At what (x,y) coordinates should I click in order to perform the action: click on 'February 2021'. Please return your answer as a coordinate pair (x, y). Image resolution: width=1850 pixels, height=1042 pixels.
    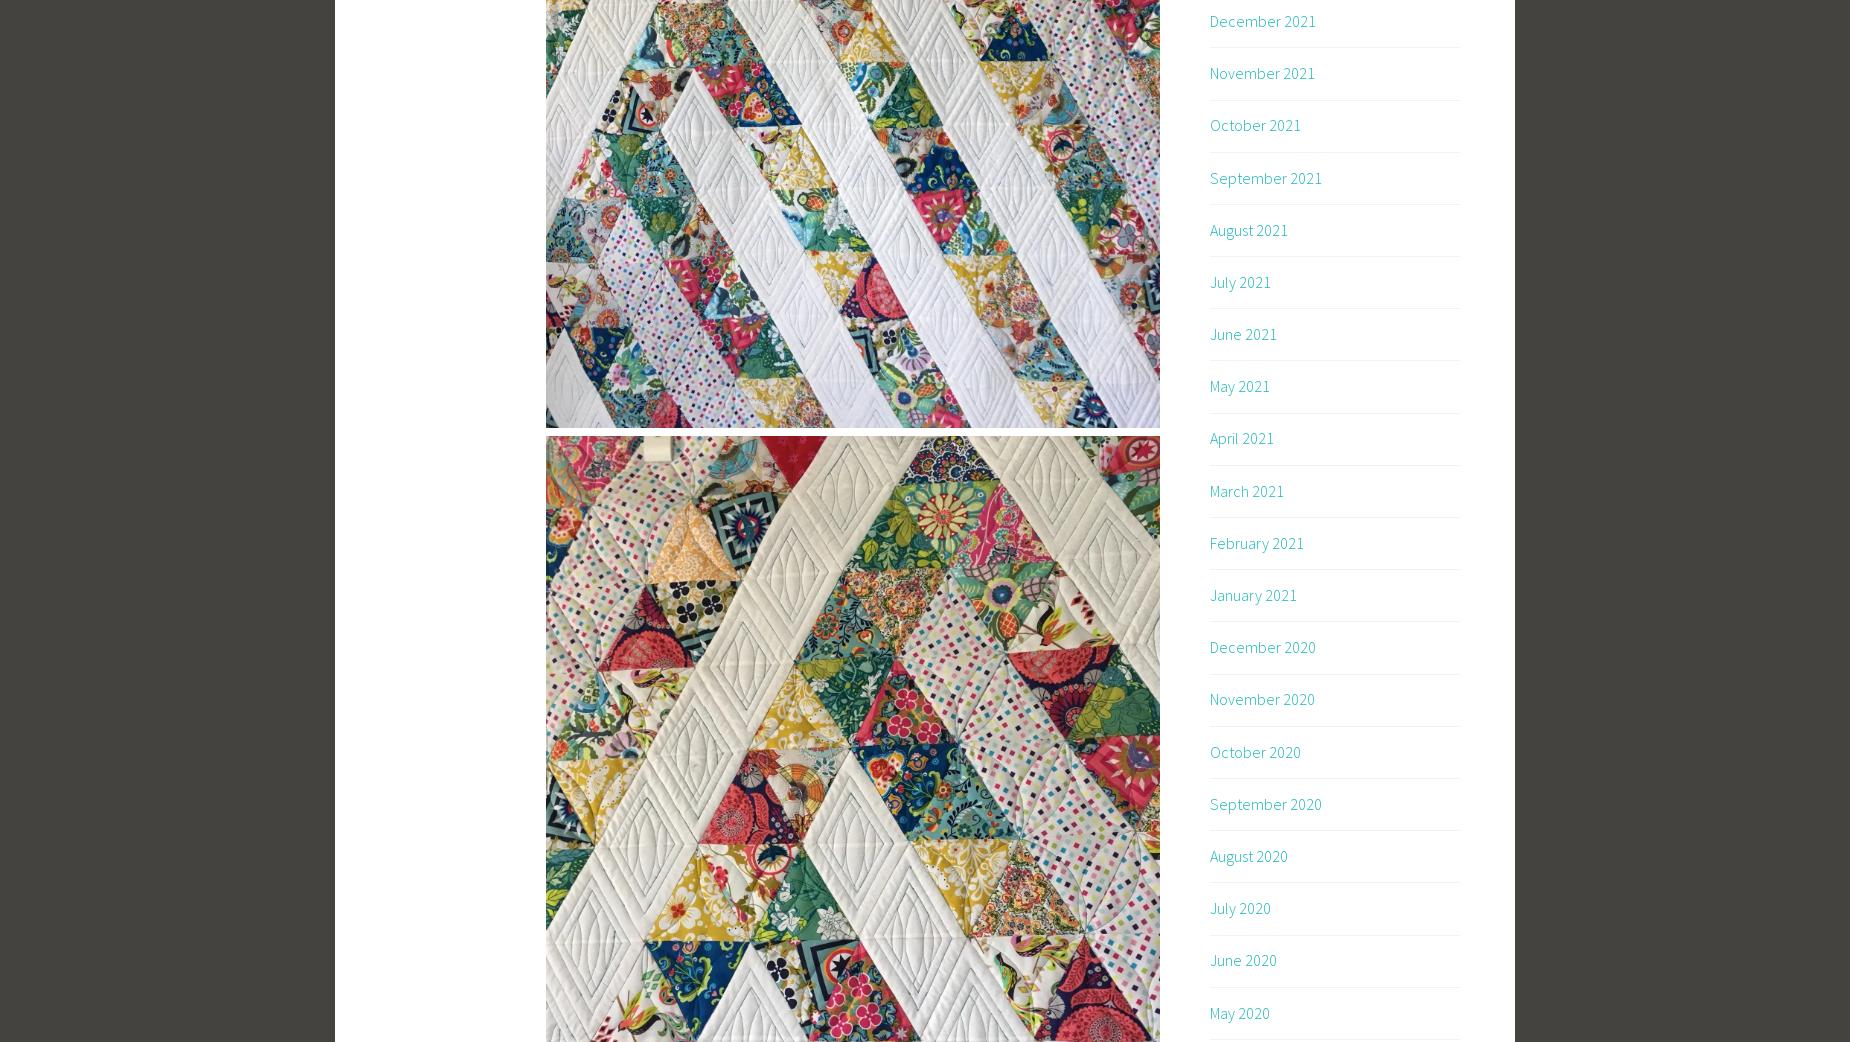
    Looking at the image, I should click on (1209, 541).